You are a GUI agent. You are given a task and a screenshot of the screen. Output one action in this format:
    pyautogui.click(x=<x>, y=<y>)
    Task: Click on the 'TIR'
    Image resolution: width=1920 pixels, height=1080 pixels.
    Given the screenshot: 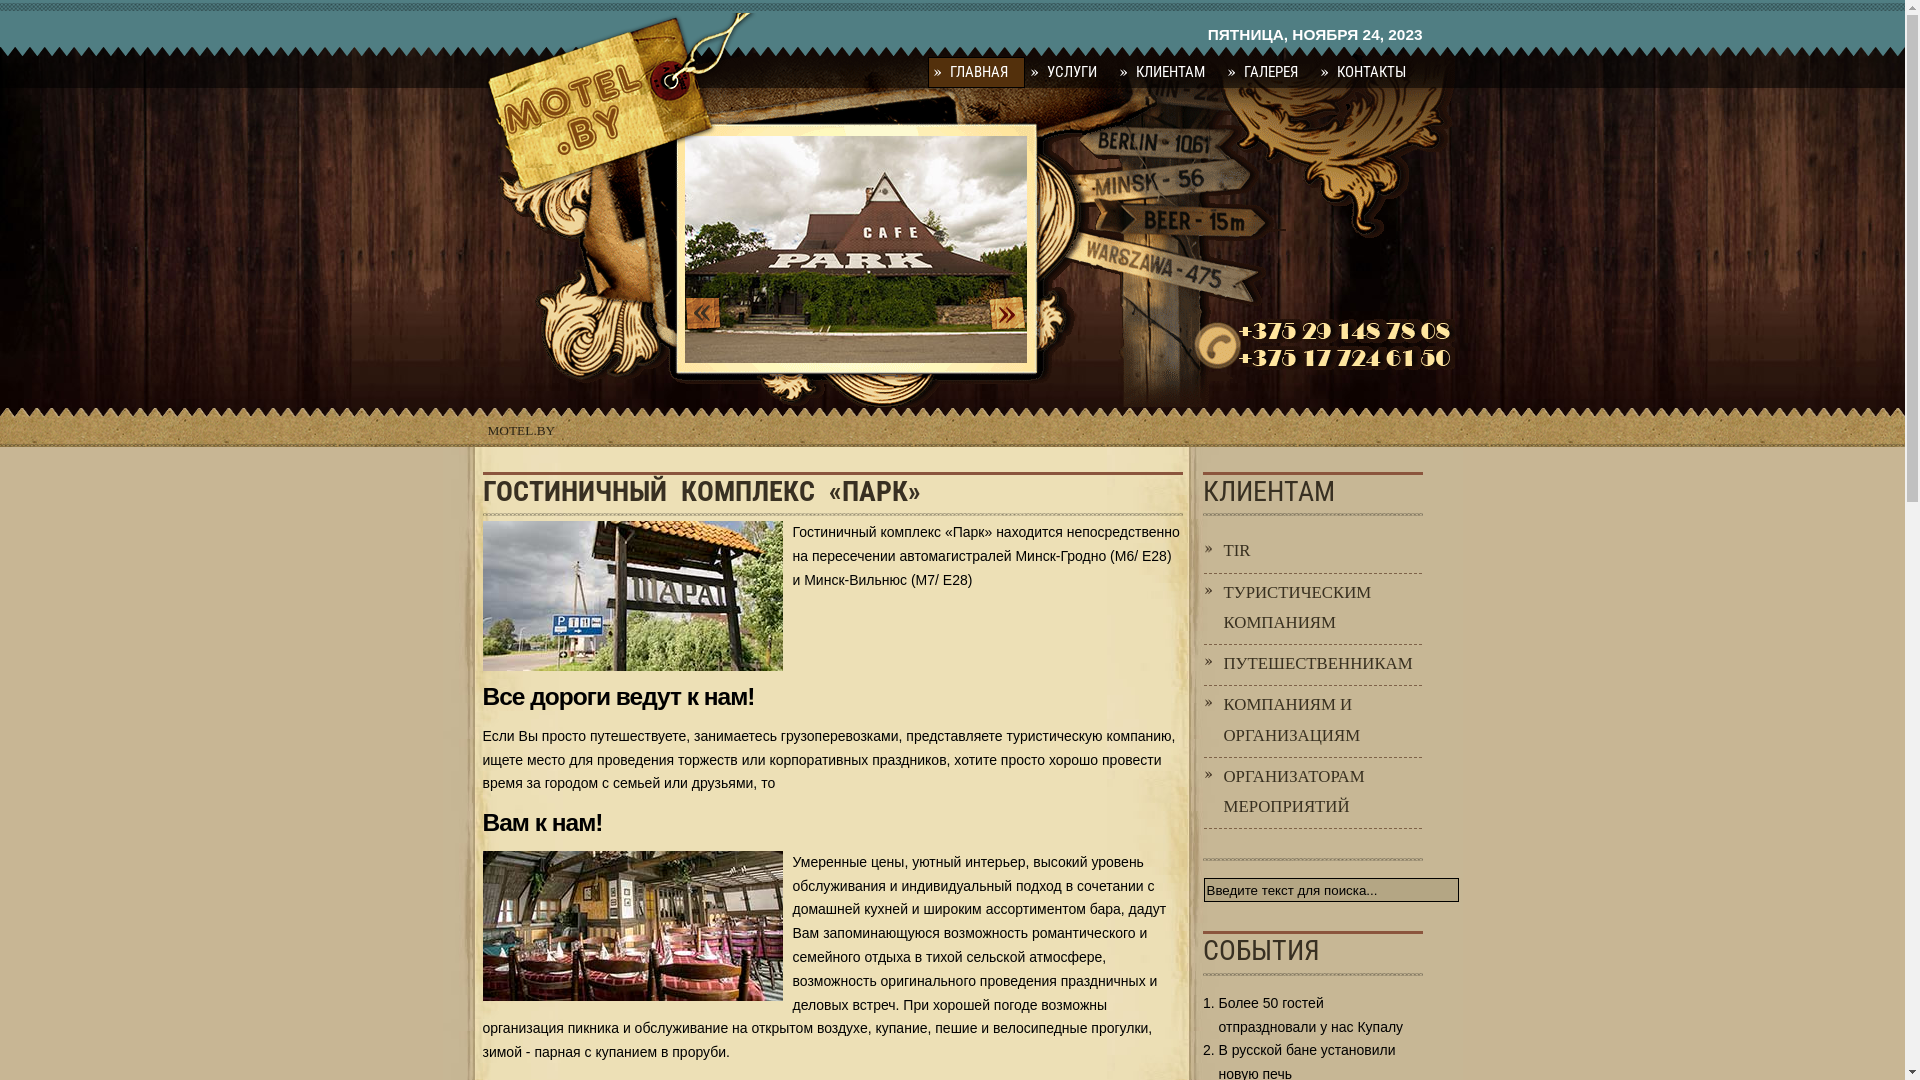 What is the action you would take?
    pyautogui.click(x=1313, y=551)
    